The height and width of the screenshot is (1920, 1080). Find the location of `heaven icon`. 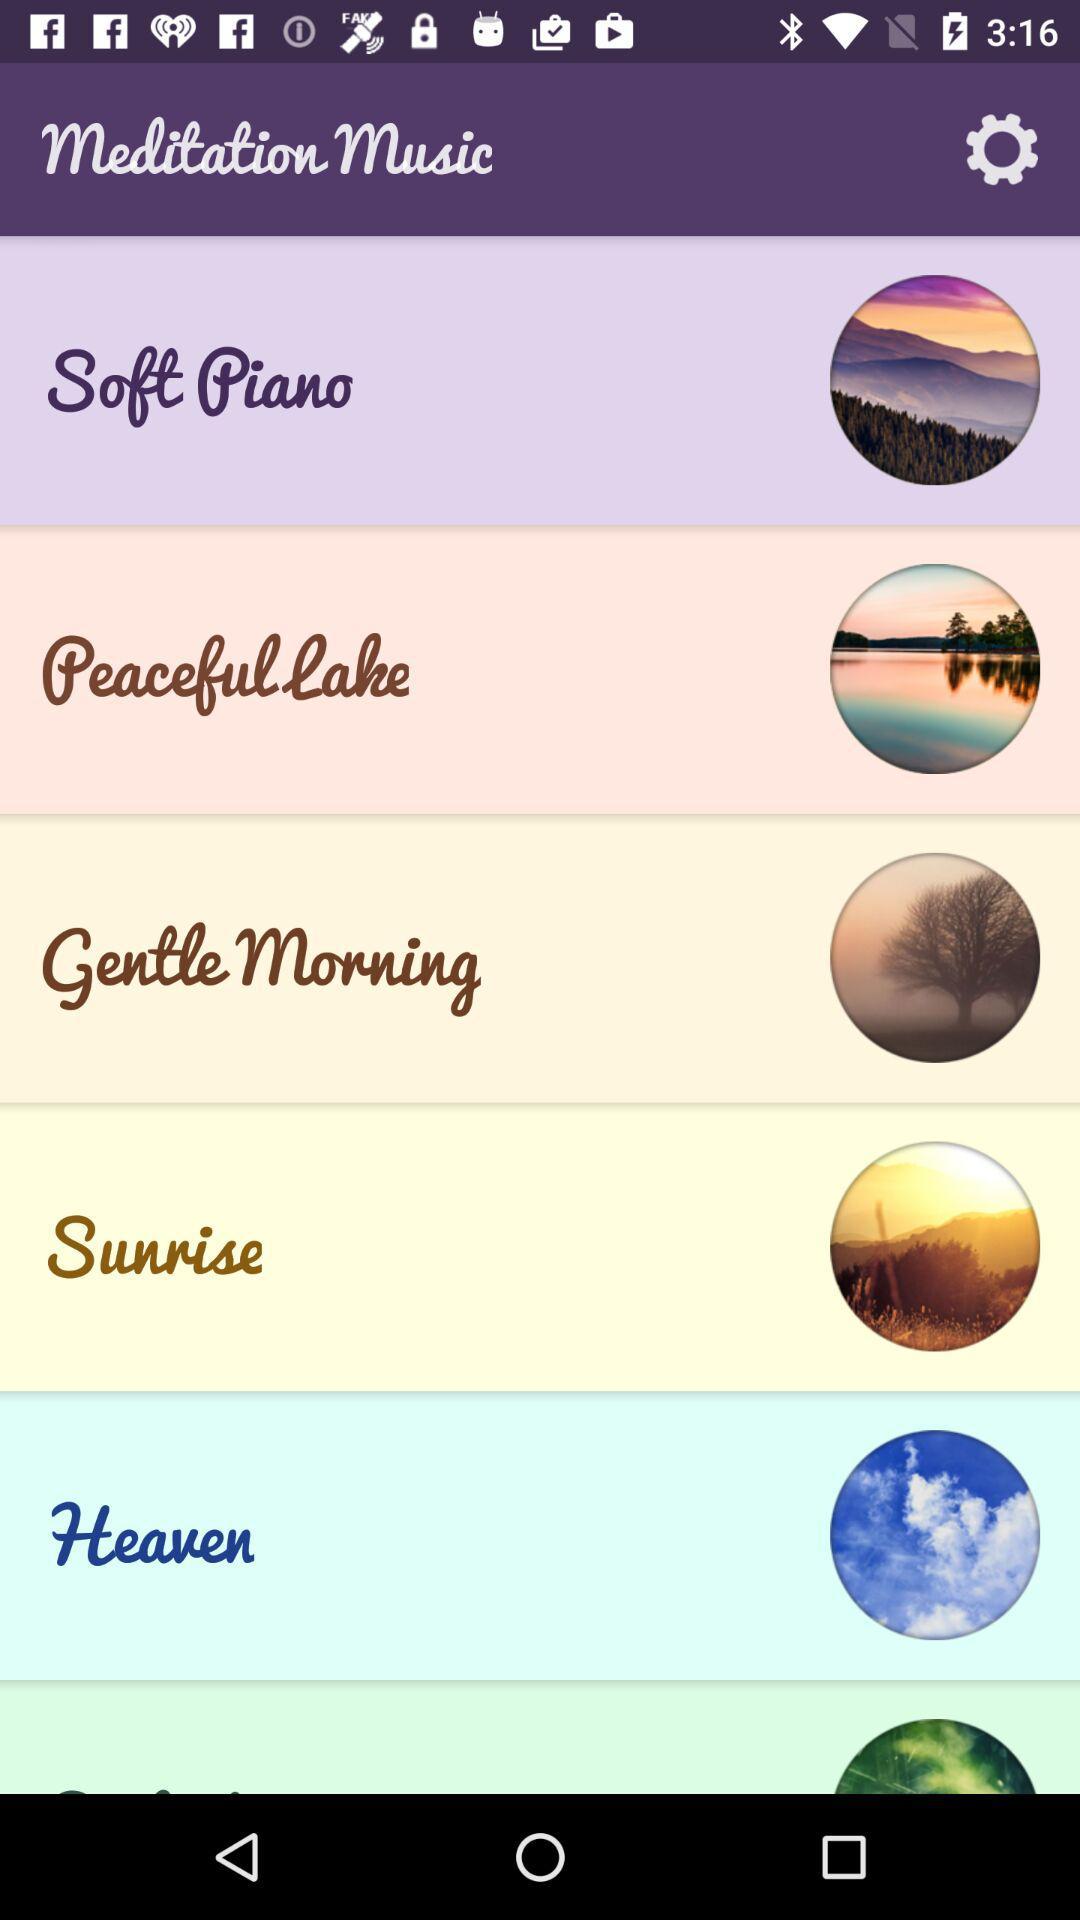

heaven icon is located at coordinates (145, 1534).